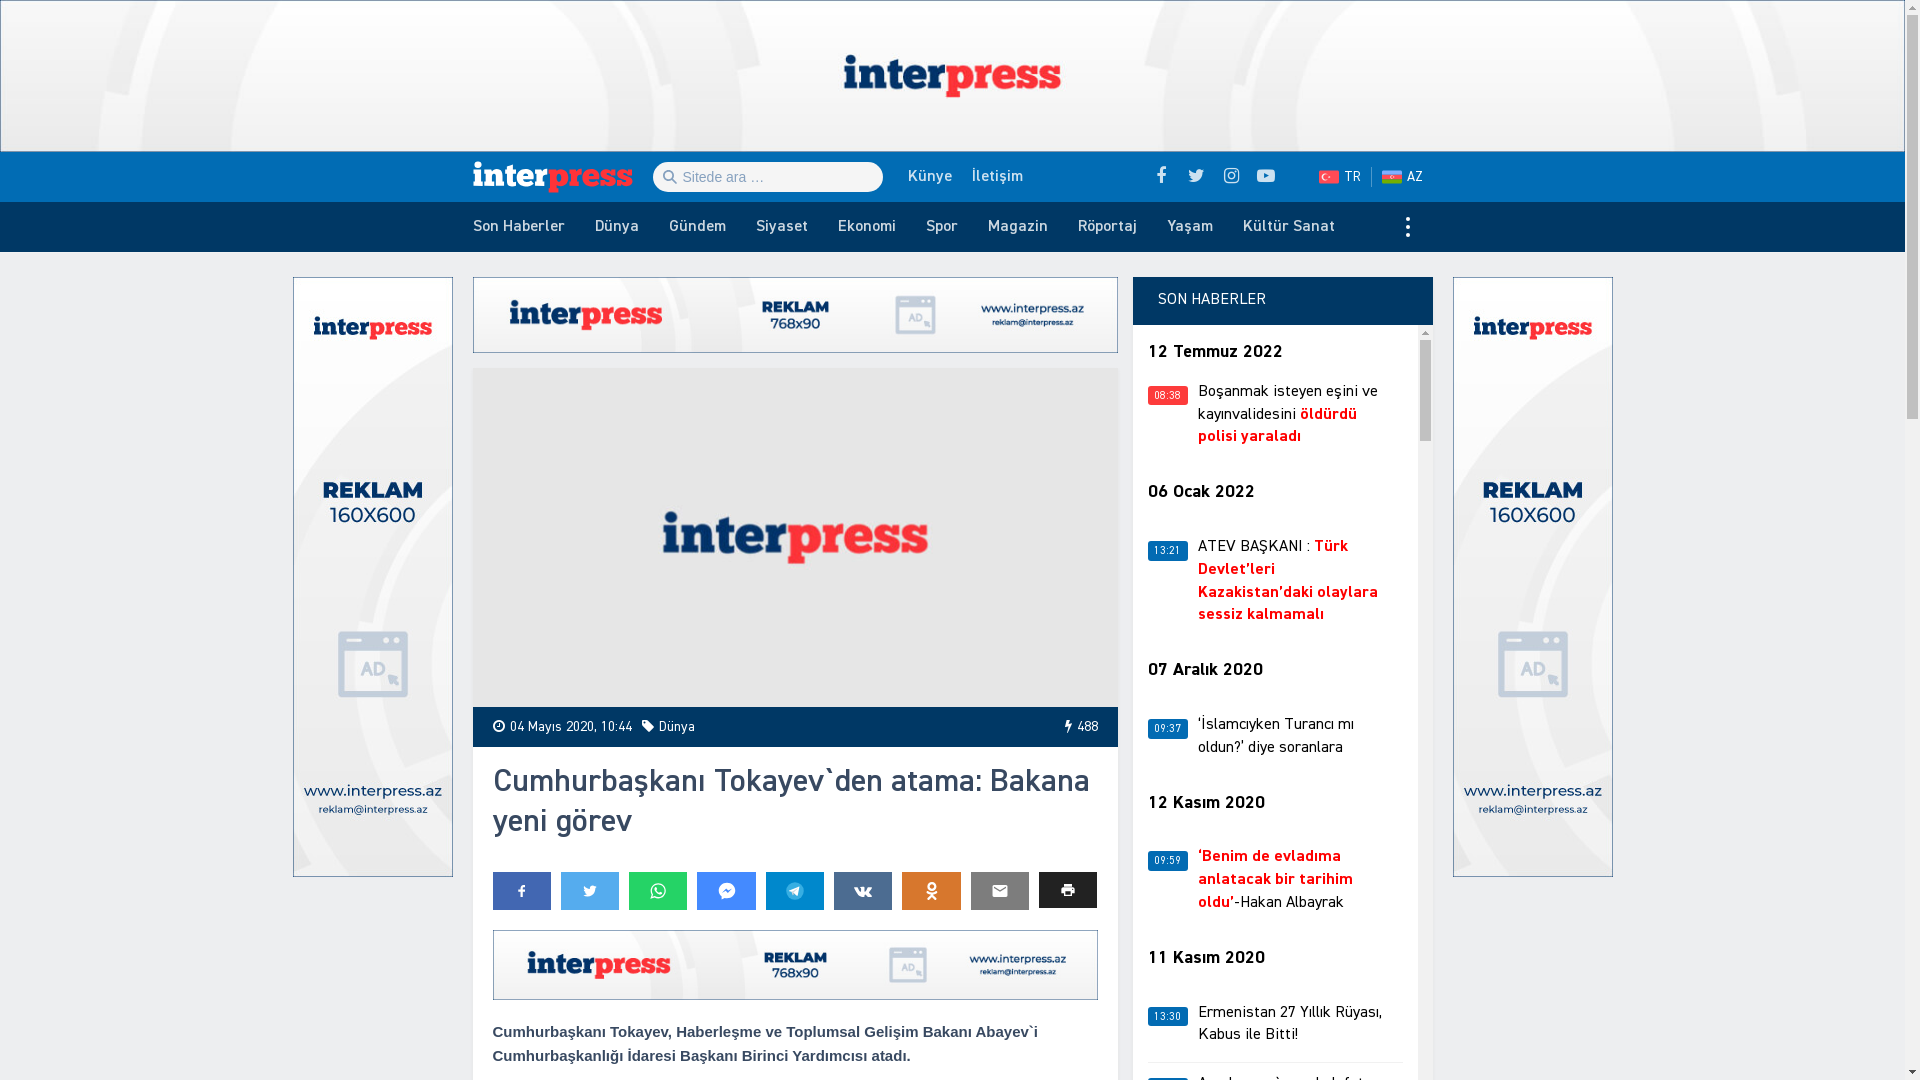 Image resolution: width=1920 pixels, height=1080 pixels. What do you see at coordinates (865, 226) in the screenshot?
I see `'Ekonomi'` at bounding box center [865, 226].